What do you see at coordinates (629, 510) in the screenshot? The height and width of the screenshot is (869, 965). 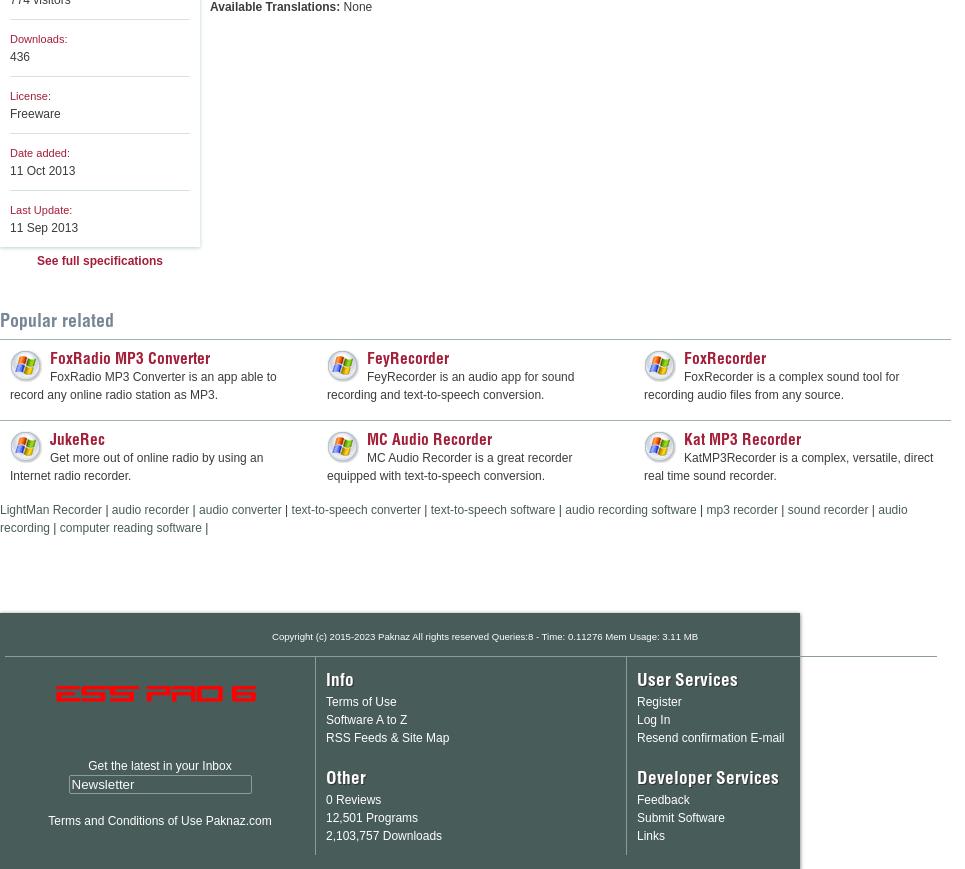 I see `'audio recording software'` at bounding box center [629, 510].